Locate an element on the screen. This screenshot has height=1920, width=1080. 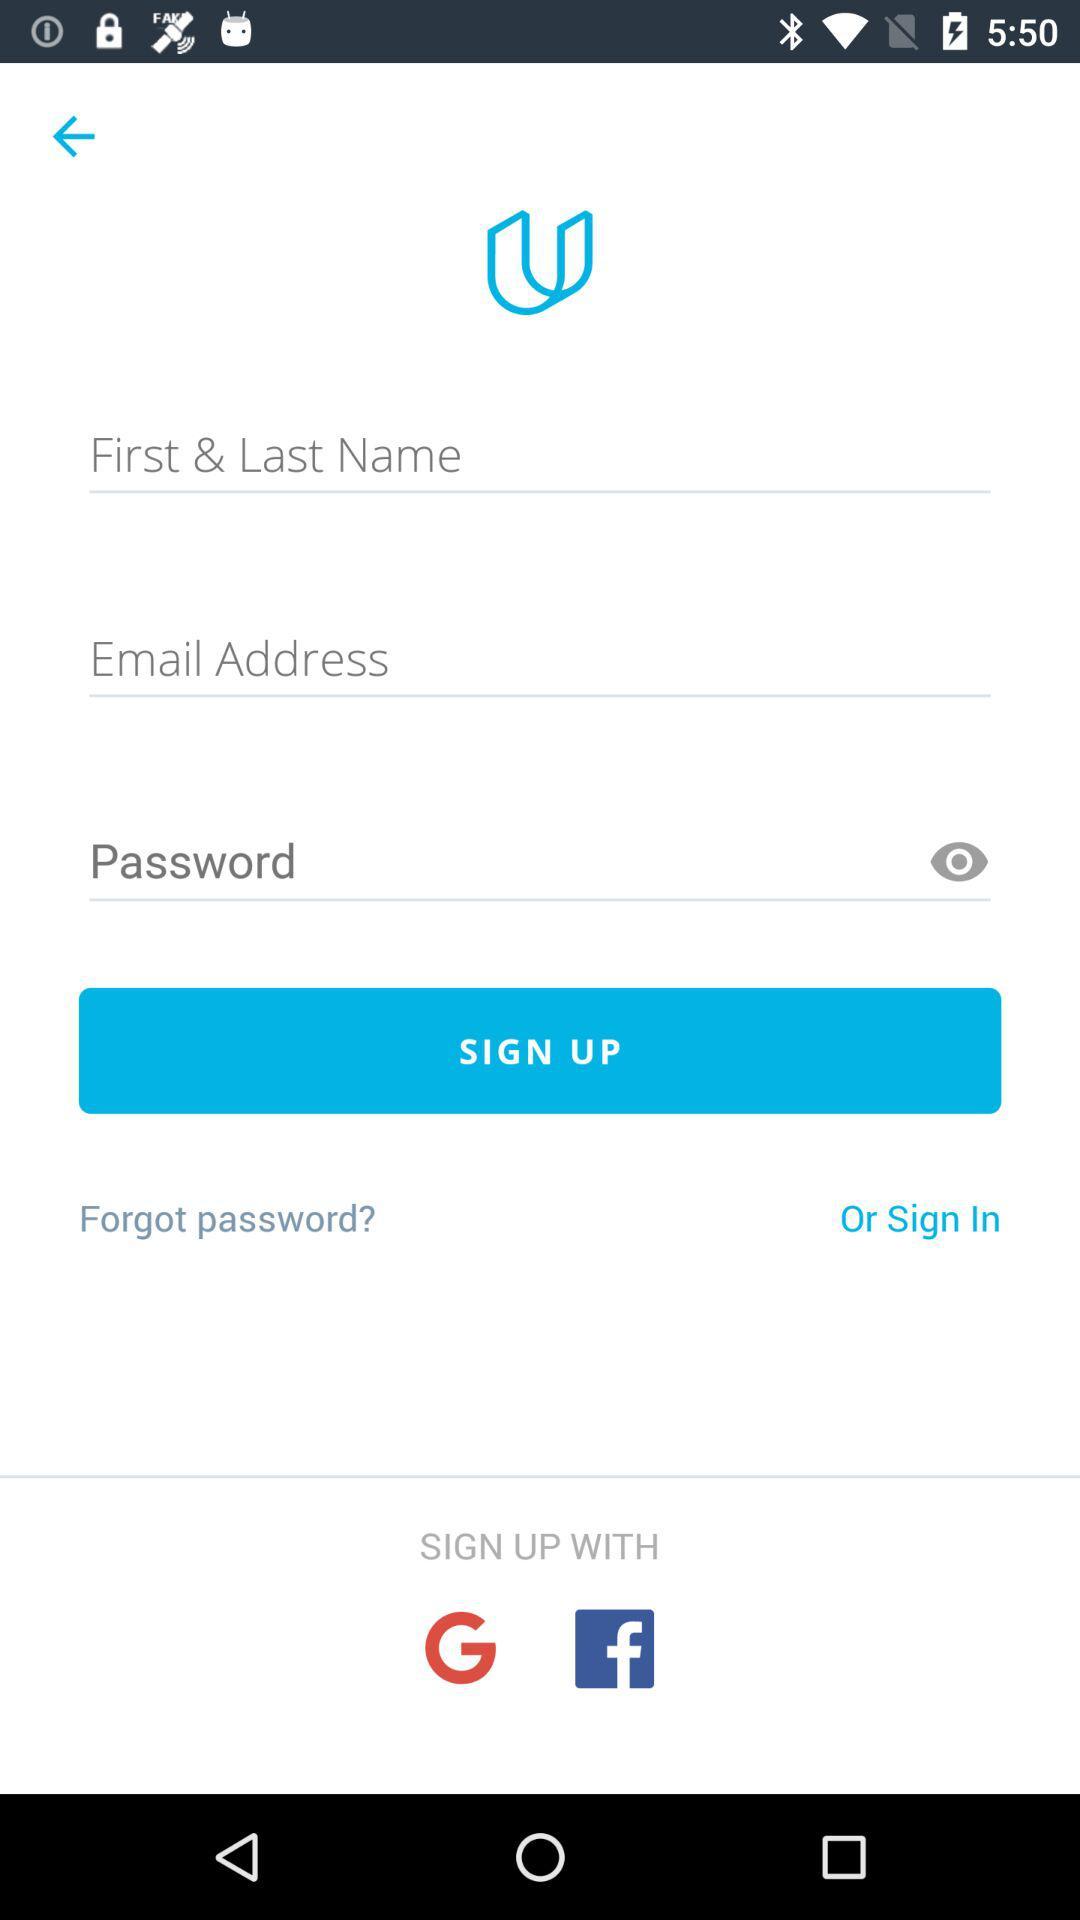
password is located at coordinates (540, 862).